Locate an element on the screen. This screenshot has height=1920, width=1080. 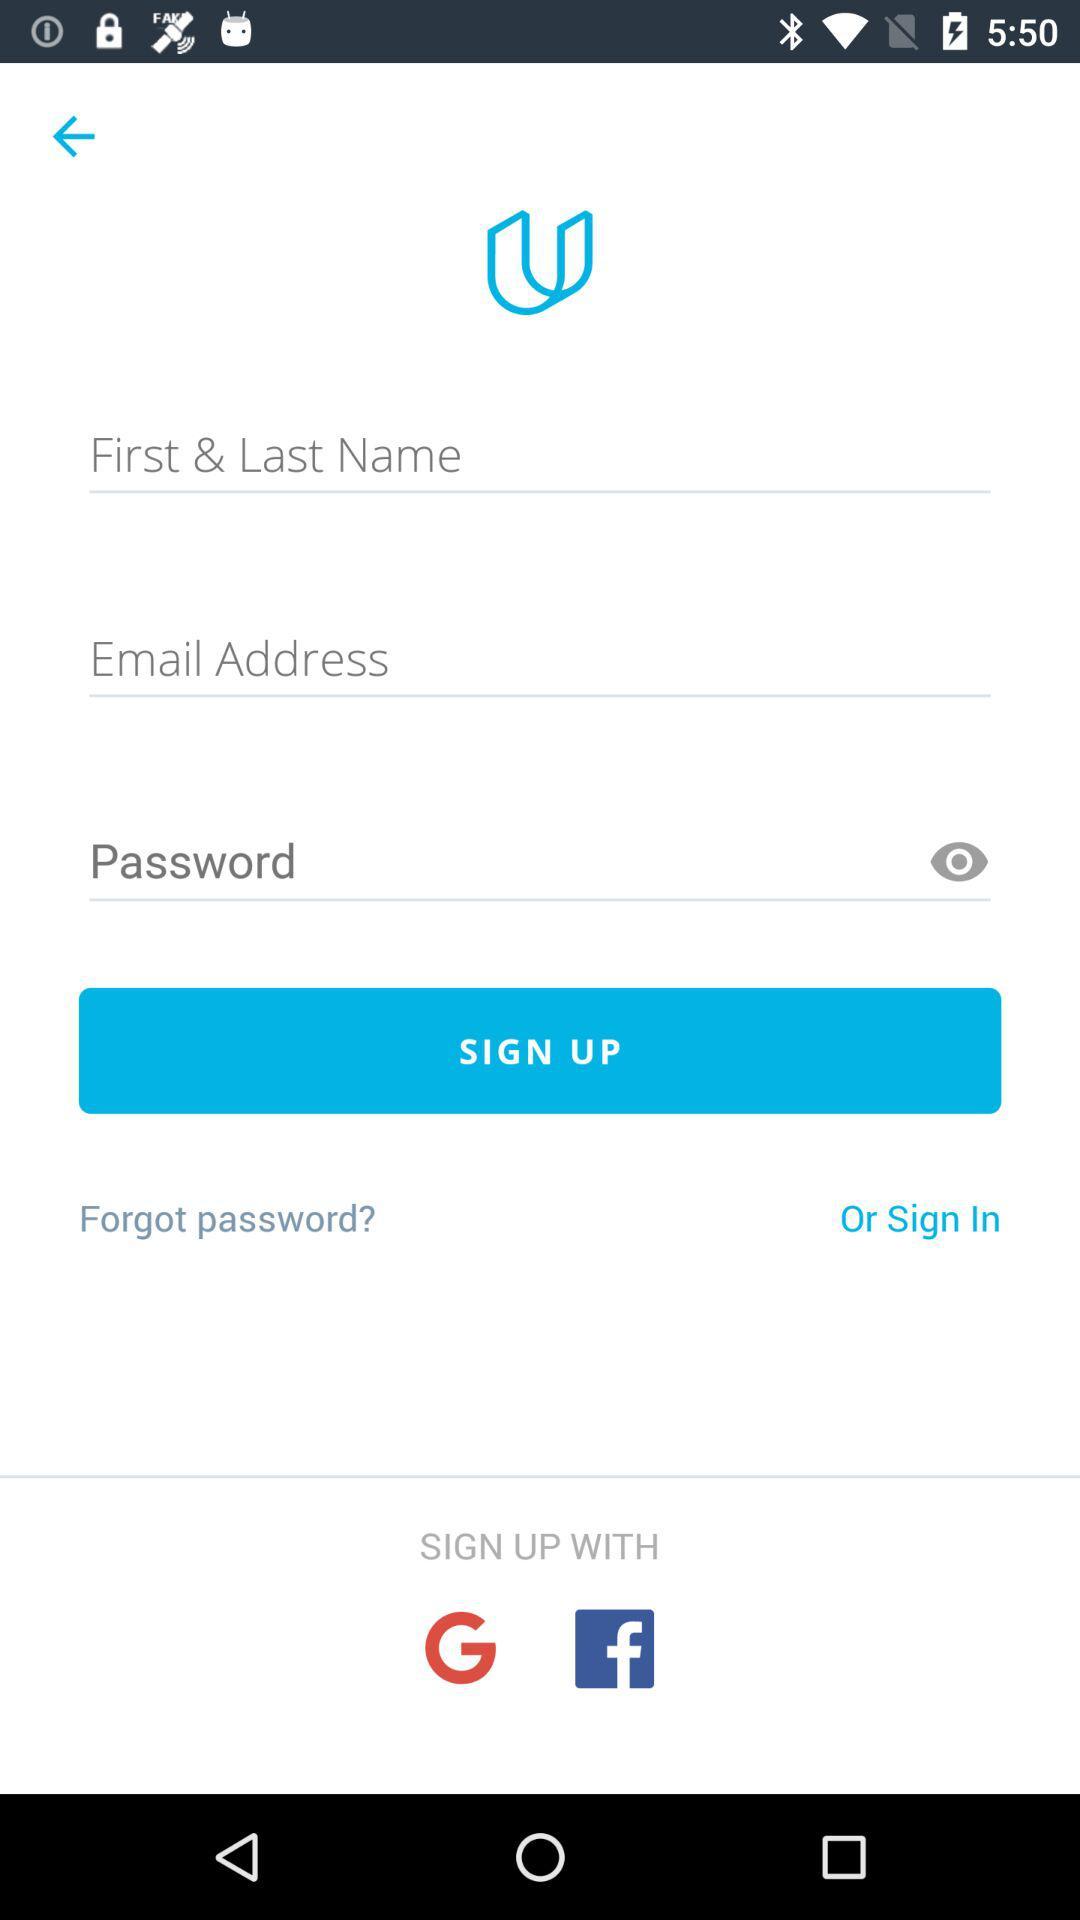
password is located at coordinates (540, 862).